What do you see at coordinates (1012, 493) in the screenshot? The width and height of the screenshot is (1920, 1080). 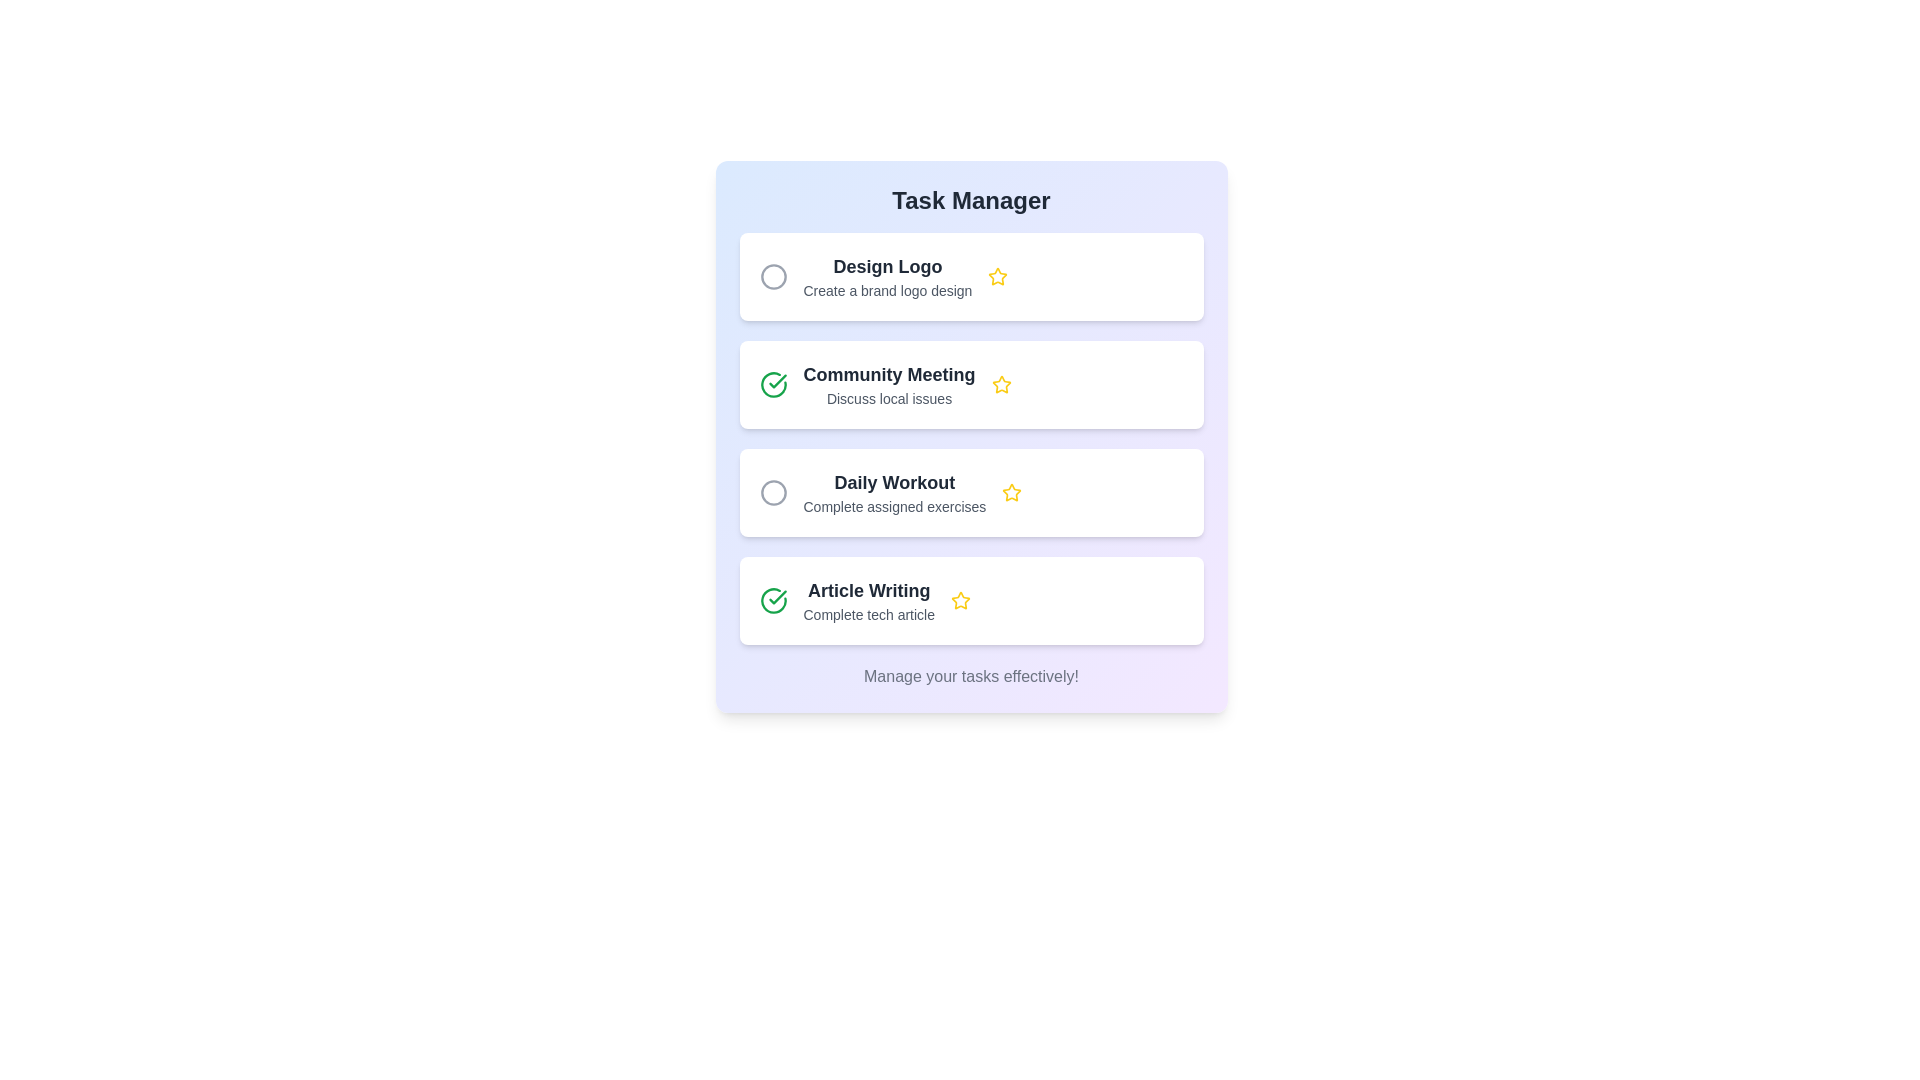 I see `the star icon next to the task Daily Workout` at bounding box center [1012, 493].